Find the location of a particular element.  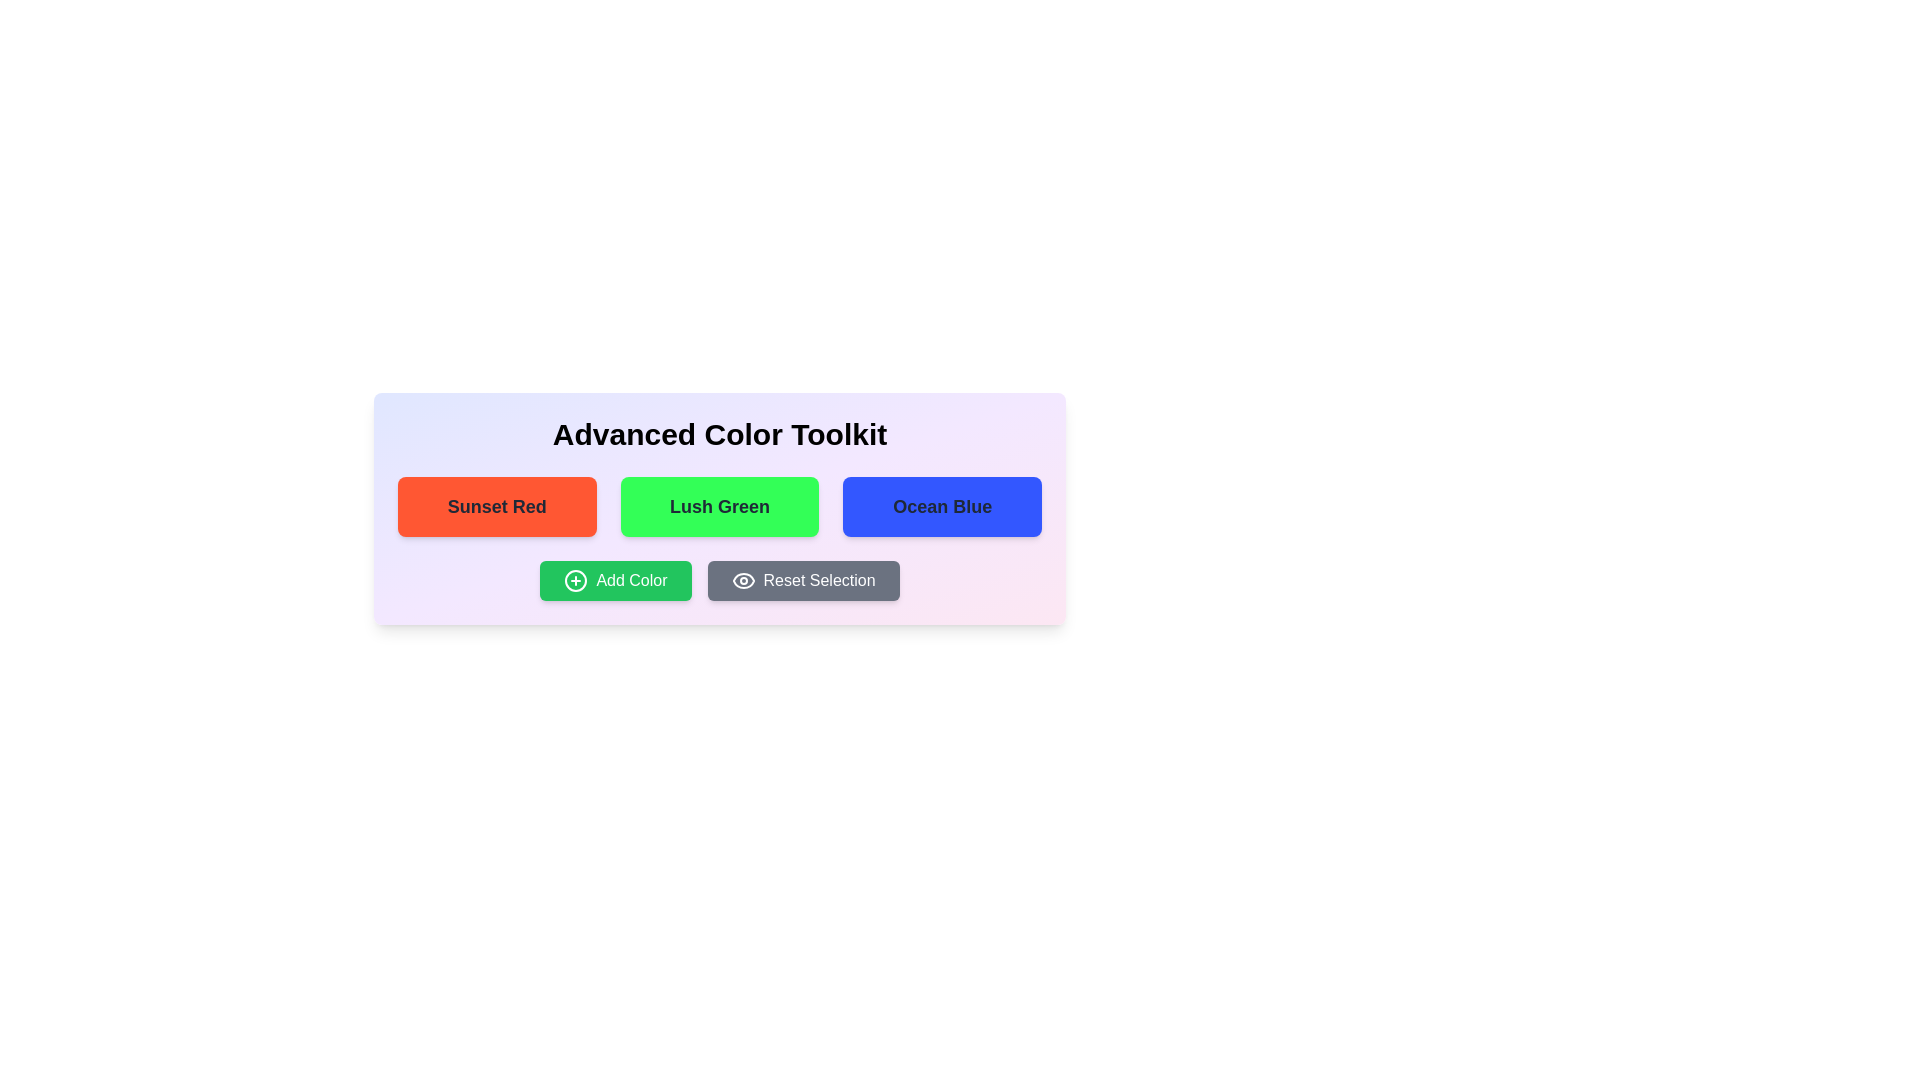

the reset button located in the horizontal group of buttons at the bottom of the interface, which is the second button from the left, to reset the current selection is located at coordinates (803, 581).